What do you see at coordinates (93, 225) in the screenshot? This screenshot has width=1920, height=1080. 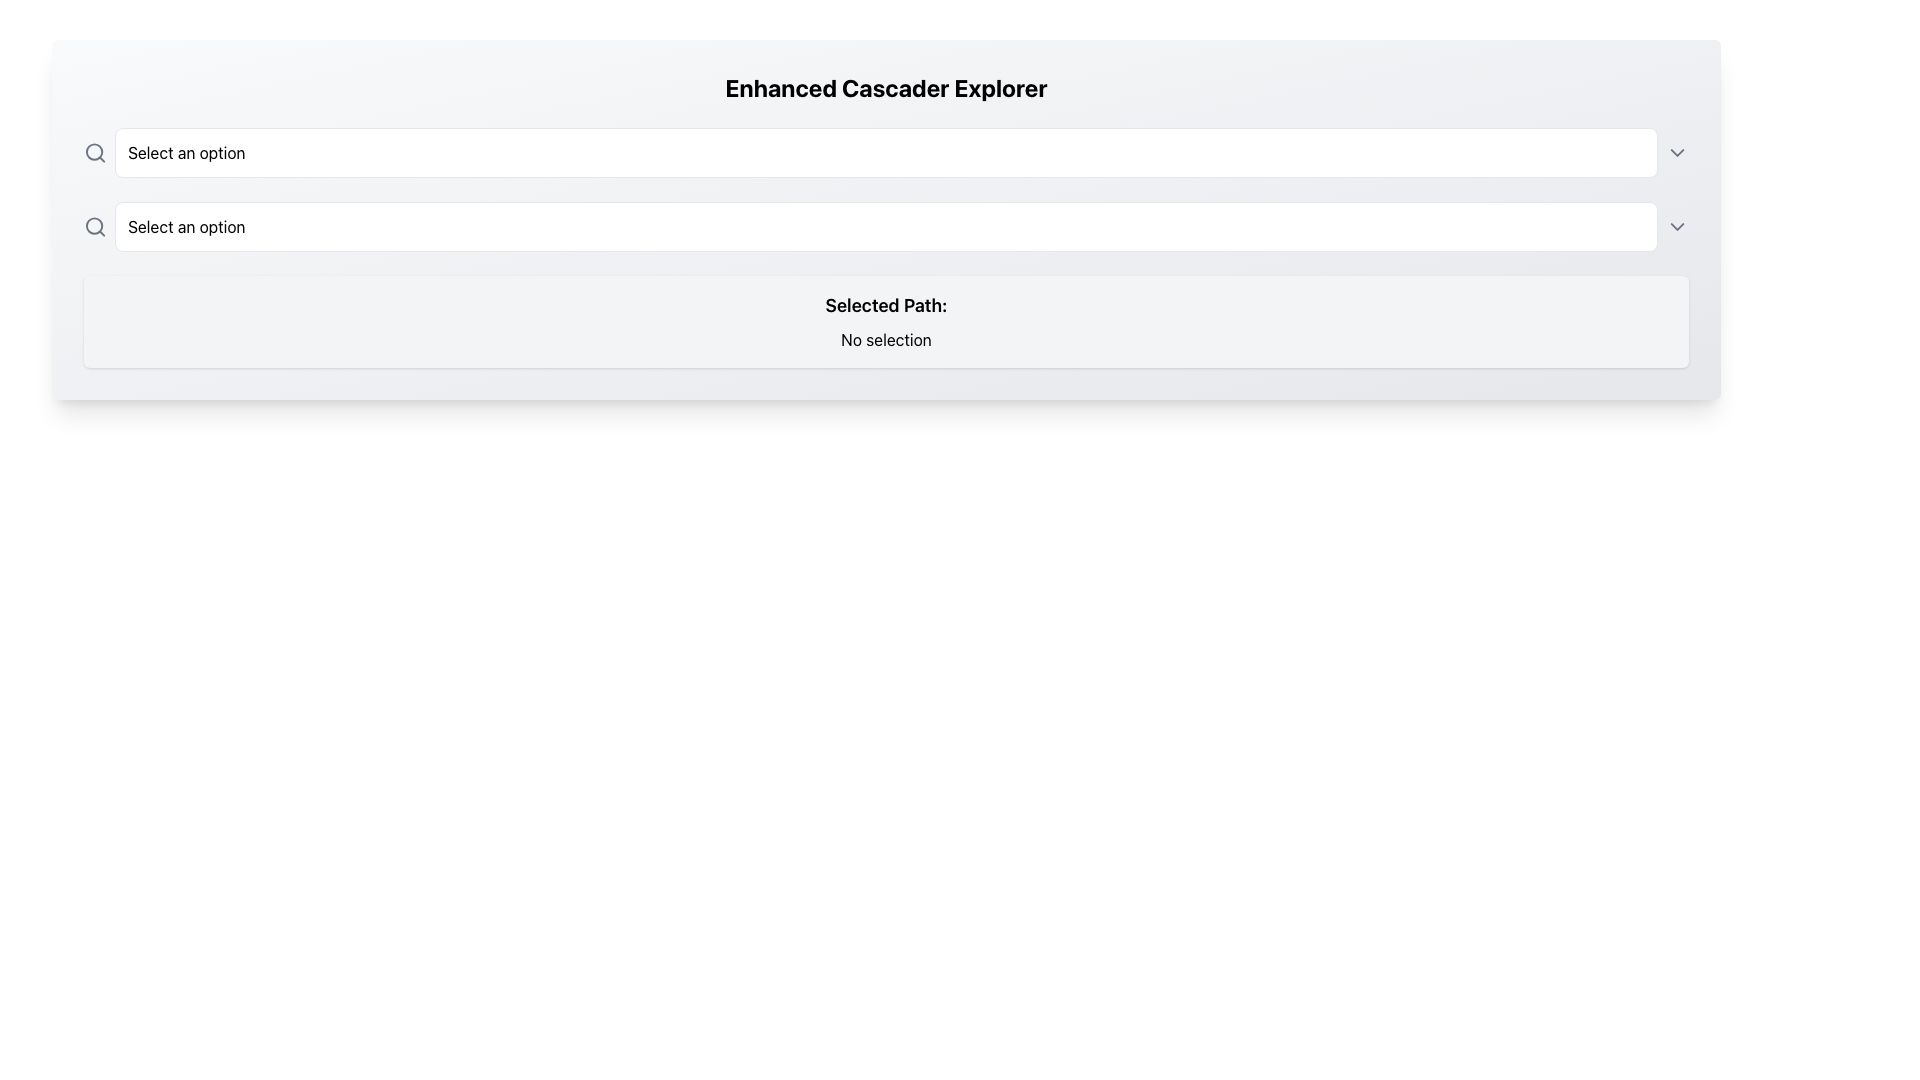 I see `the SVG Circle element that represents the search functionality, which is part of a grouped icon located on the left side of the second input field` at bounding box center [93, 225].